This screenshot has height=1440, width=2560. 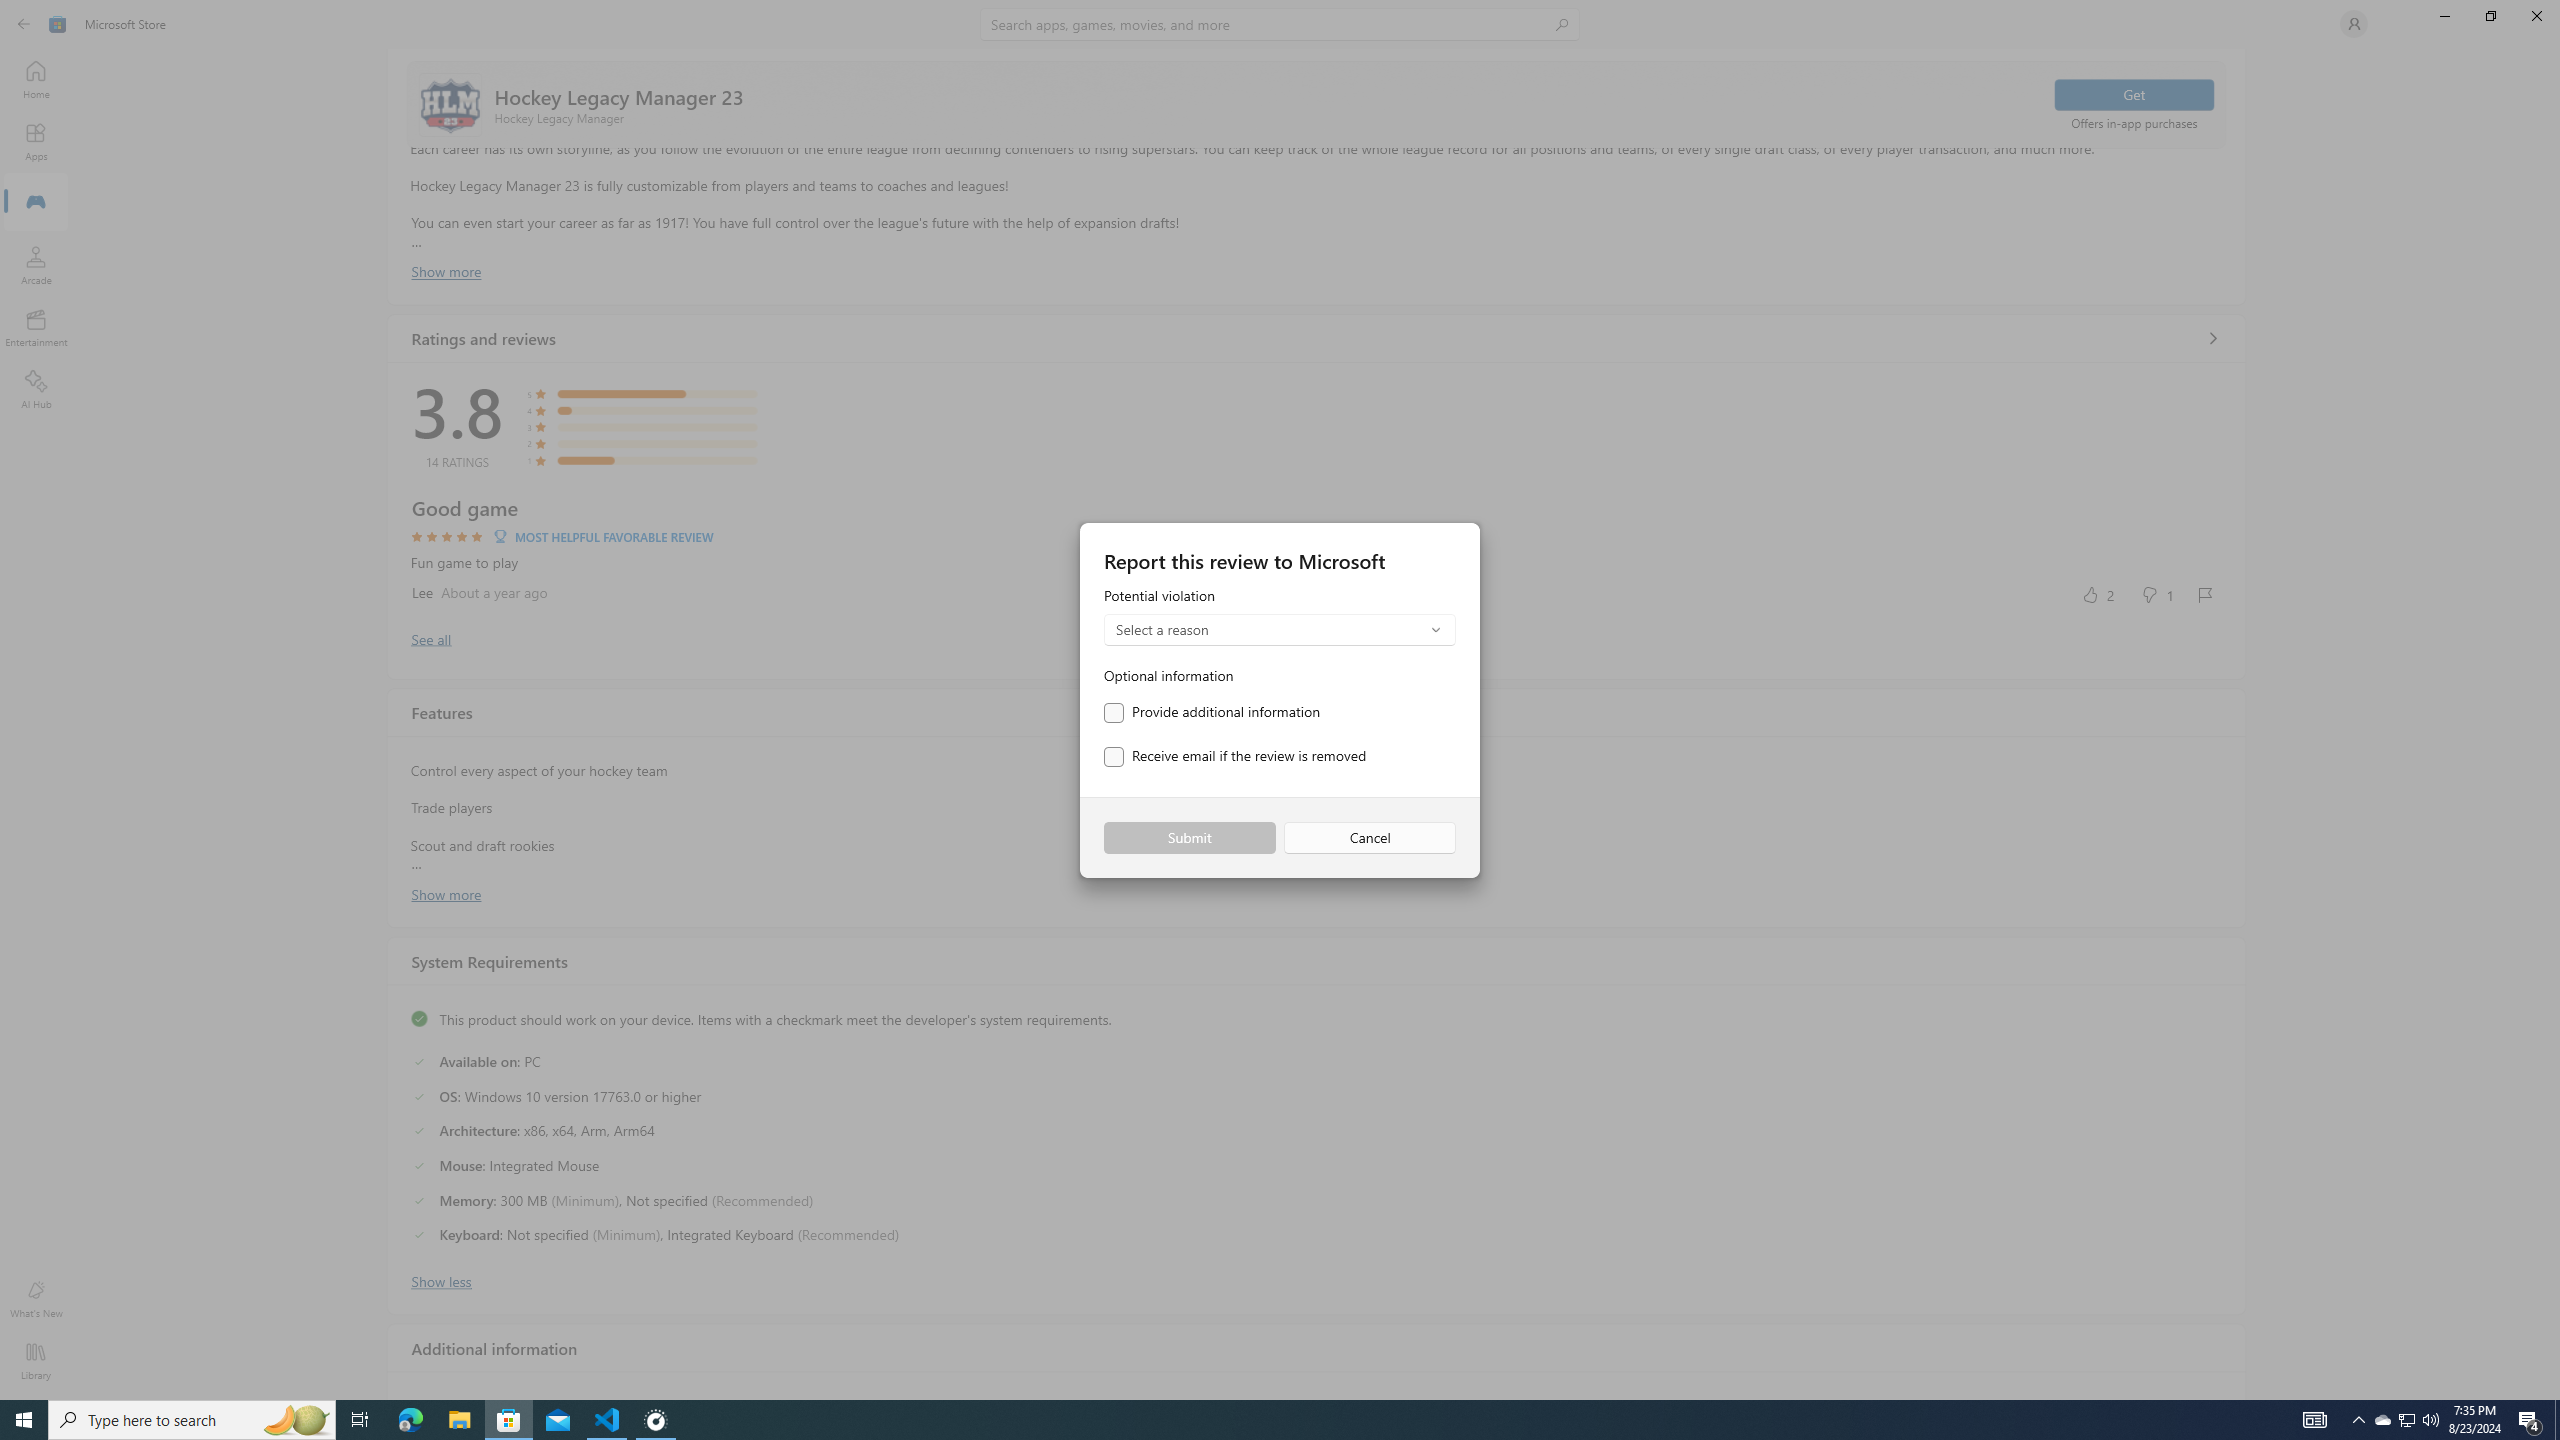 I want to click on 'Restore Microsoft Store', so click(x=2490, y=15).